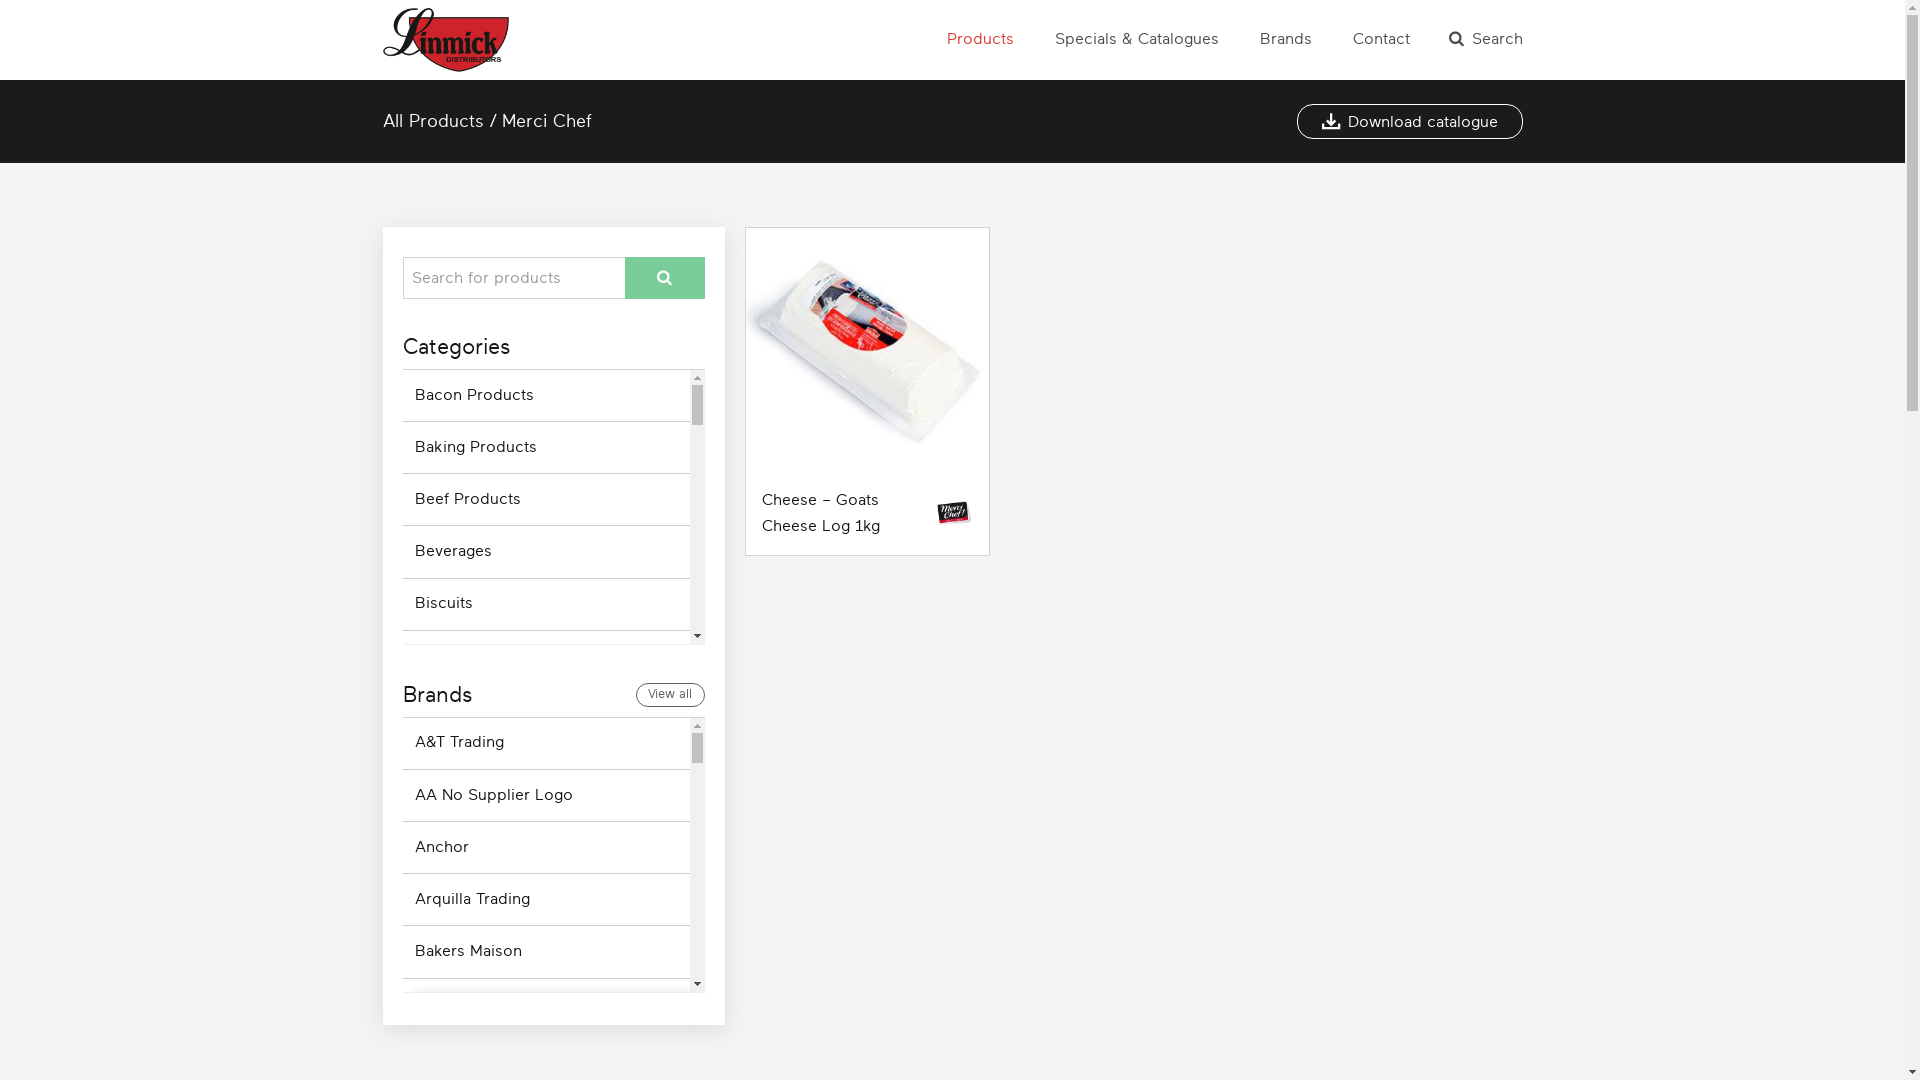 The image size is (1920, 1080). I want to click on 'Beverages', so click(545, 551).